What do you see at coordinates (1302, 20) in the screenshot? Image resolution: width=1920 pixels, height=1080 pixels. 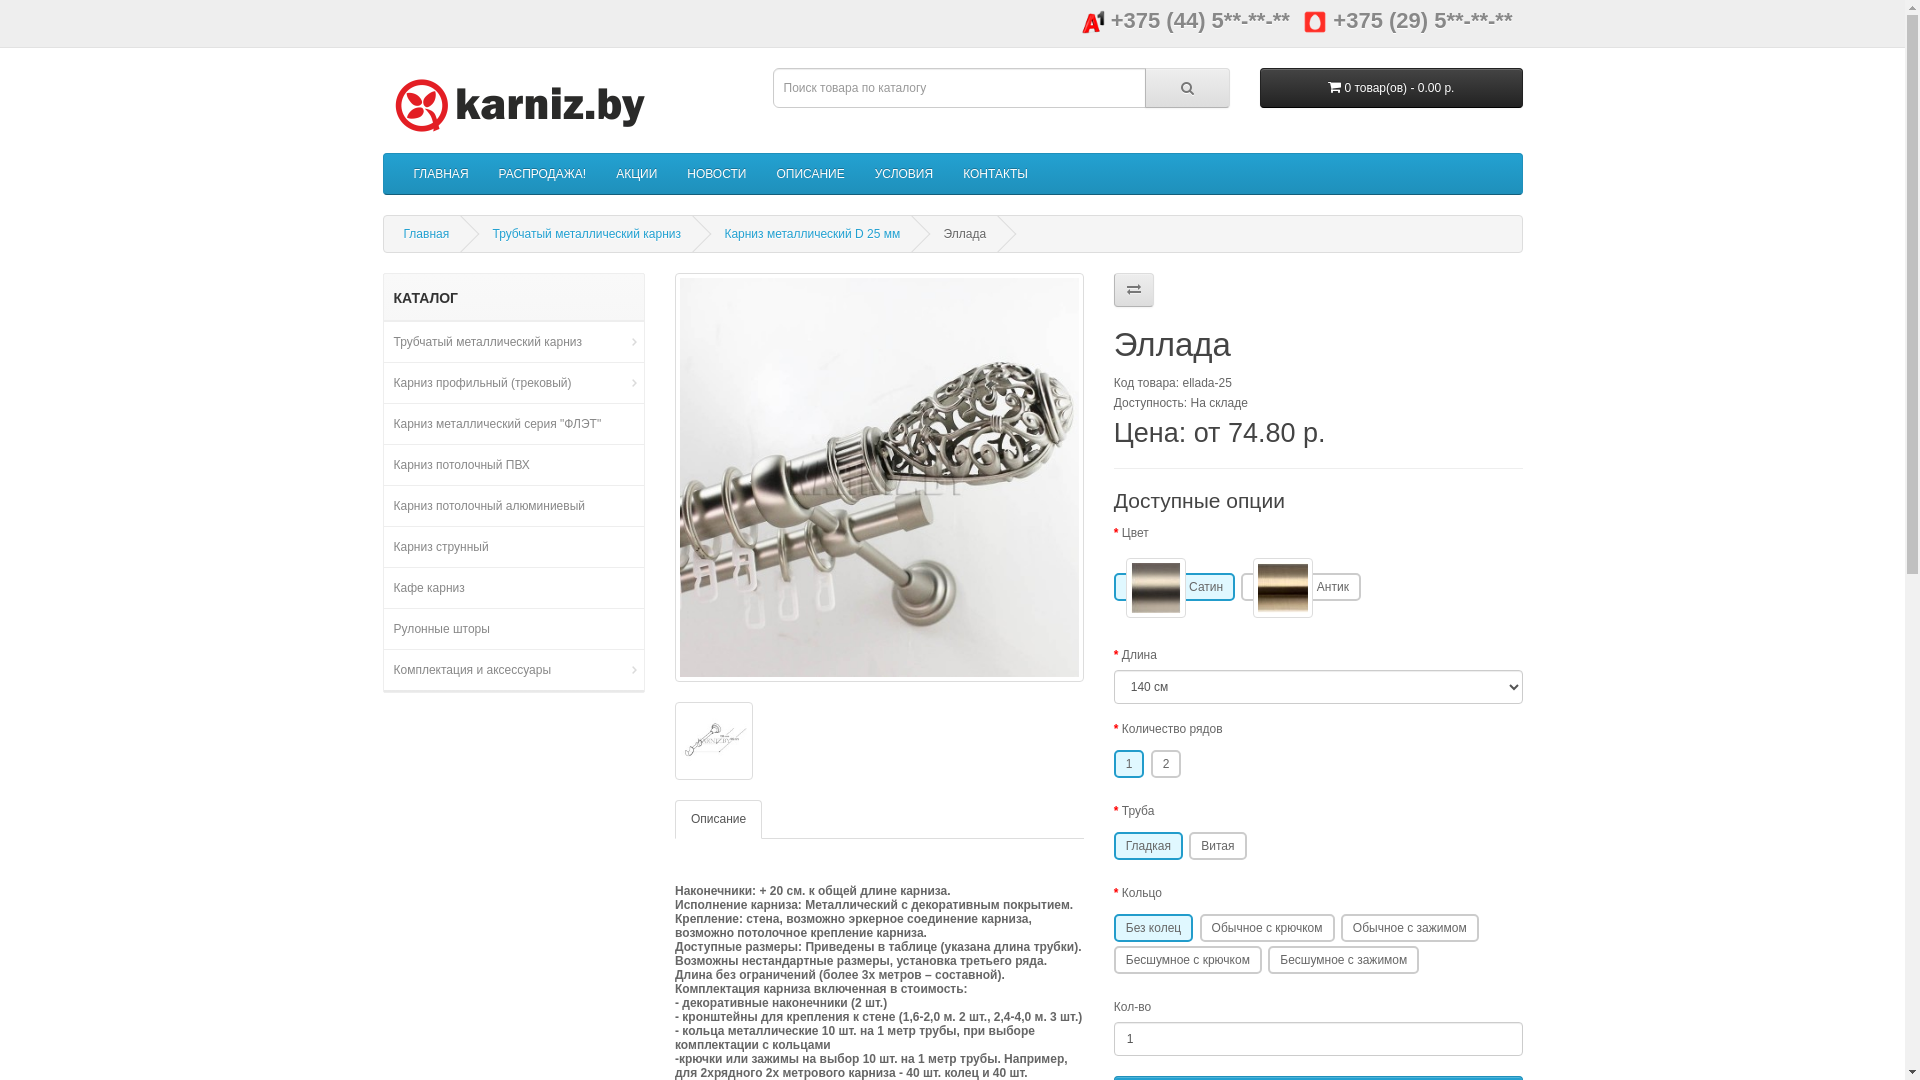 I see `'+375 (29) 5**-**-**'` at bounding box center [1302, 20].